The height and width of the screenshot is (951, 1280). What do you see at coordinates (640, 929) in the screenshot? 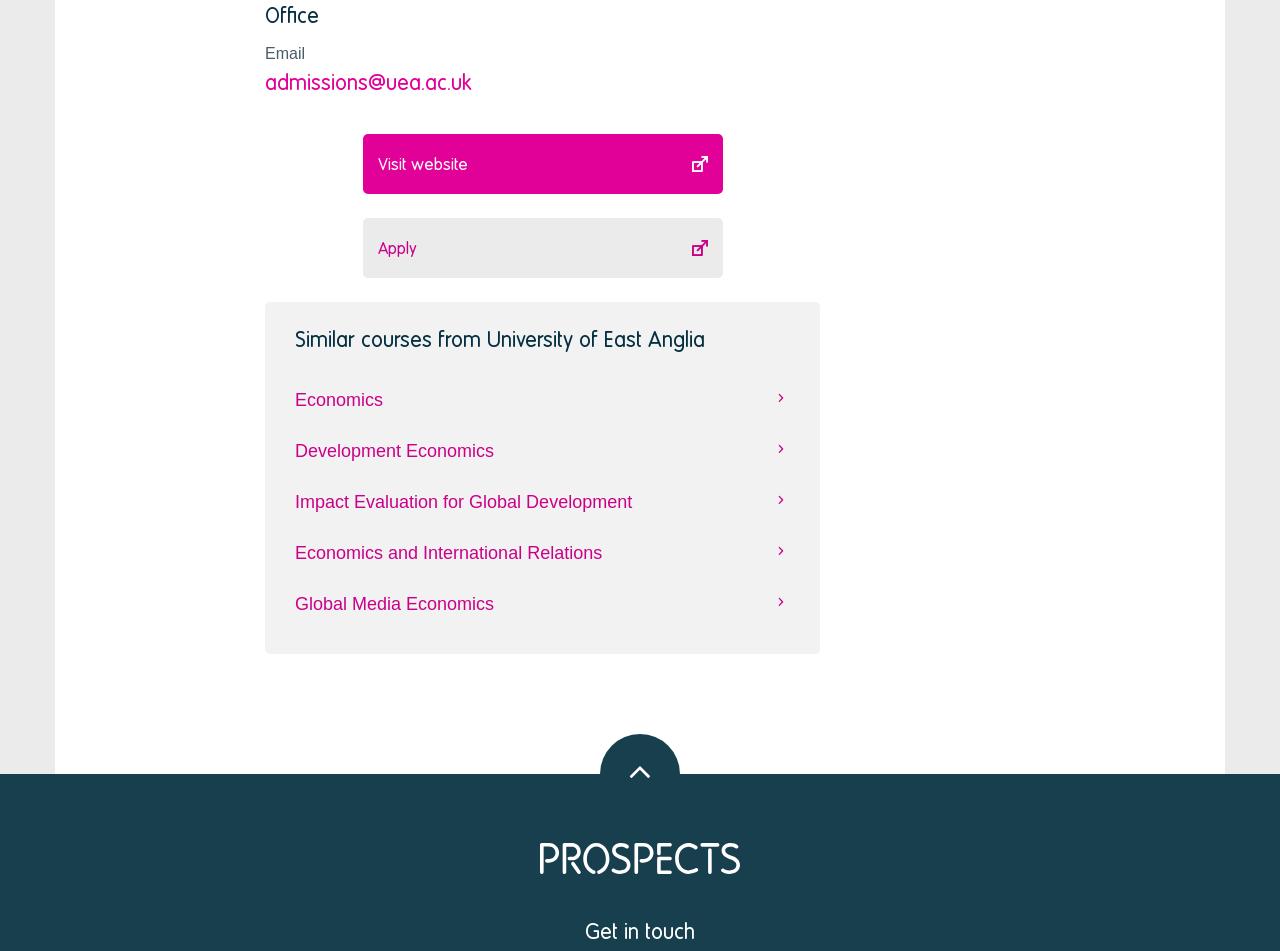
I see `'Get in touch'` at bounding box center [640, 929].